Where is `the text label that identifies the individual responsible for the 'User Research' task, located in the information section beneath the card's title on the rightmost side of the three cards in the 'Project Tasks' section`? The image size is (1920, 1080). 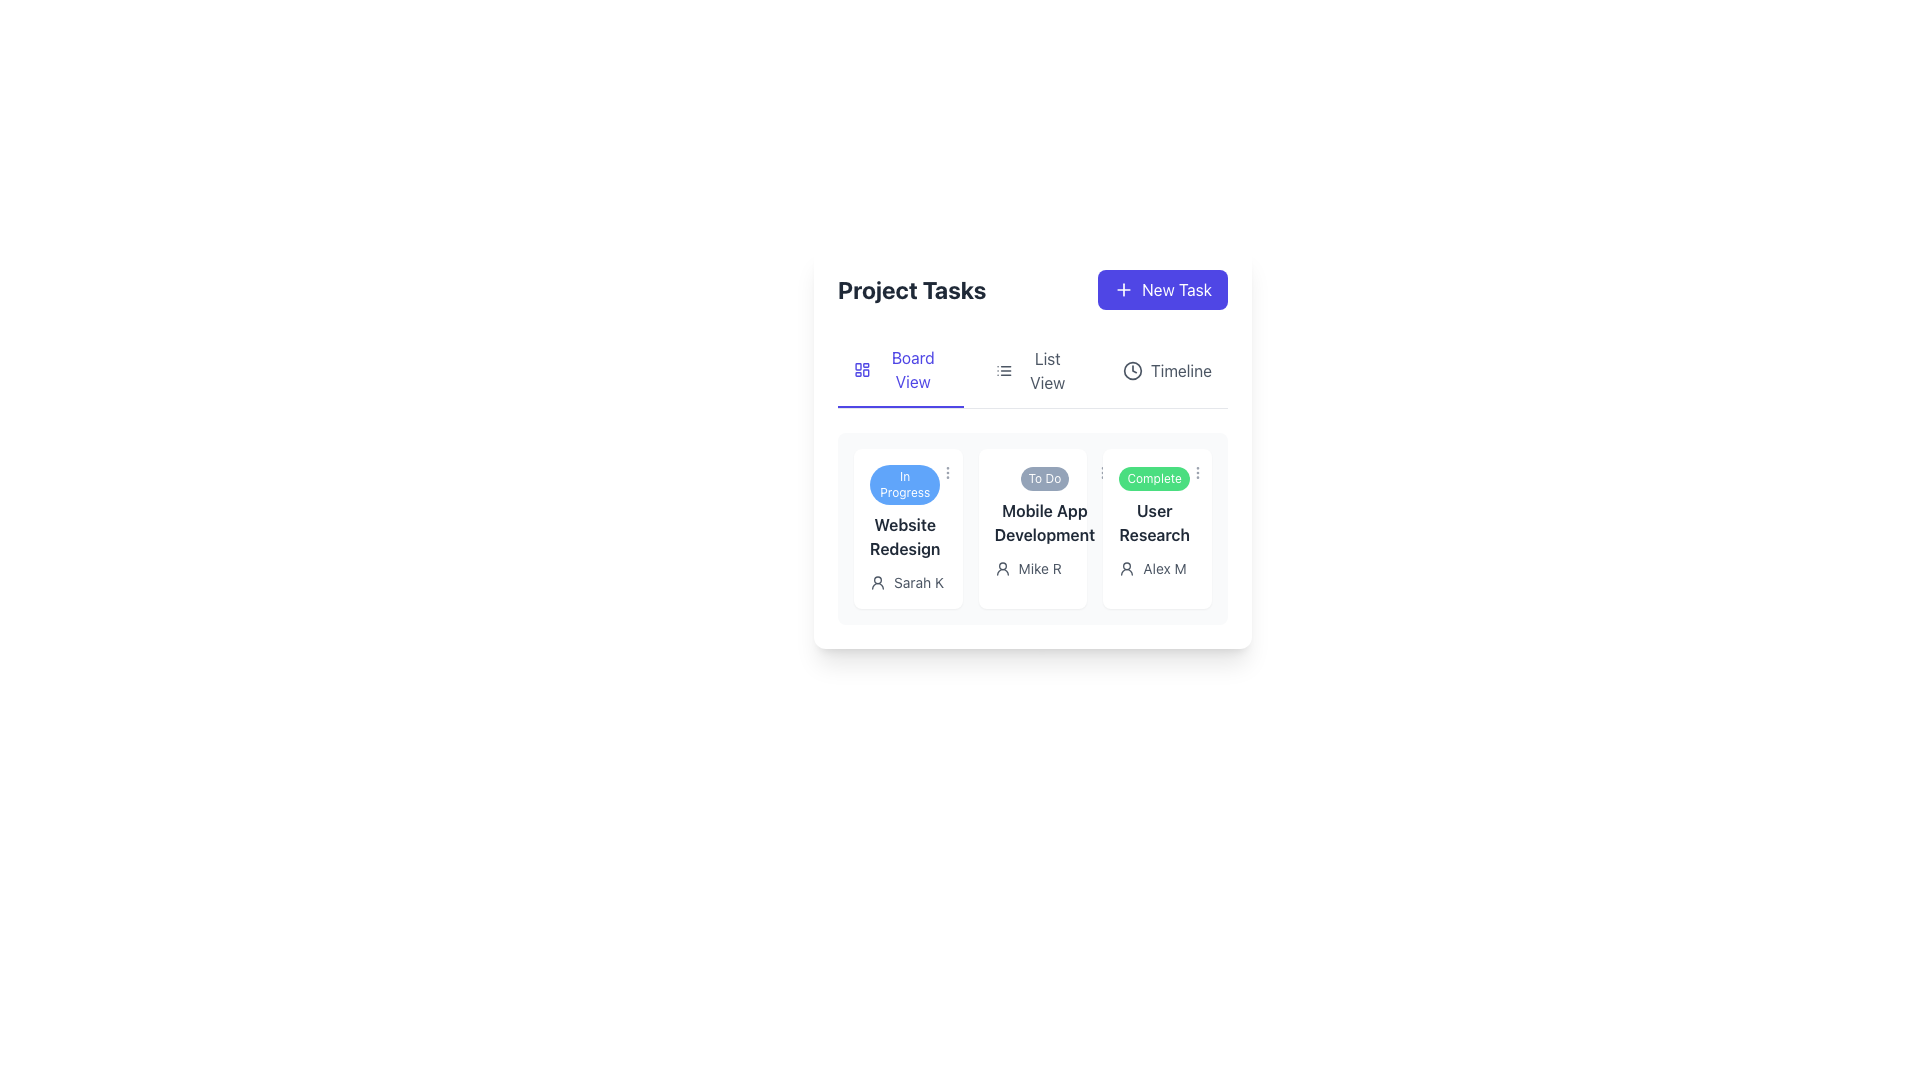
the text label that identifies the individual responsible for the 'User Research' task, located in the information section beneath the card's title on the rightmost side of the three cards in the 'Project Tasks' section is located at coordinates (1165, 569).